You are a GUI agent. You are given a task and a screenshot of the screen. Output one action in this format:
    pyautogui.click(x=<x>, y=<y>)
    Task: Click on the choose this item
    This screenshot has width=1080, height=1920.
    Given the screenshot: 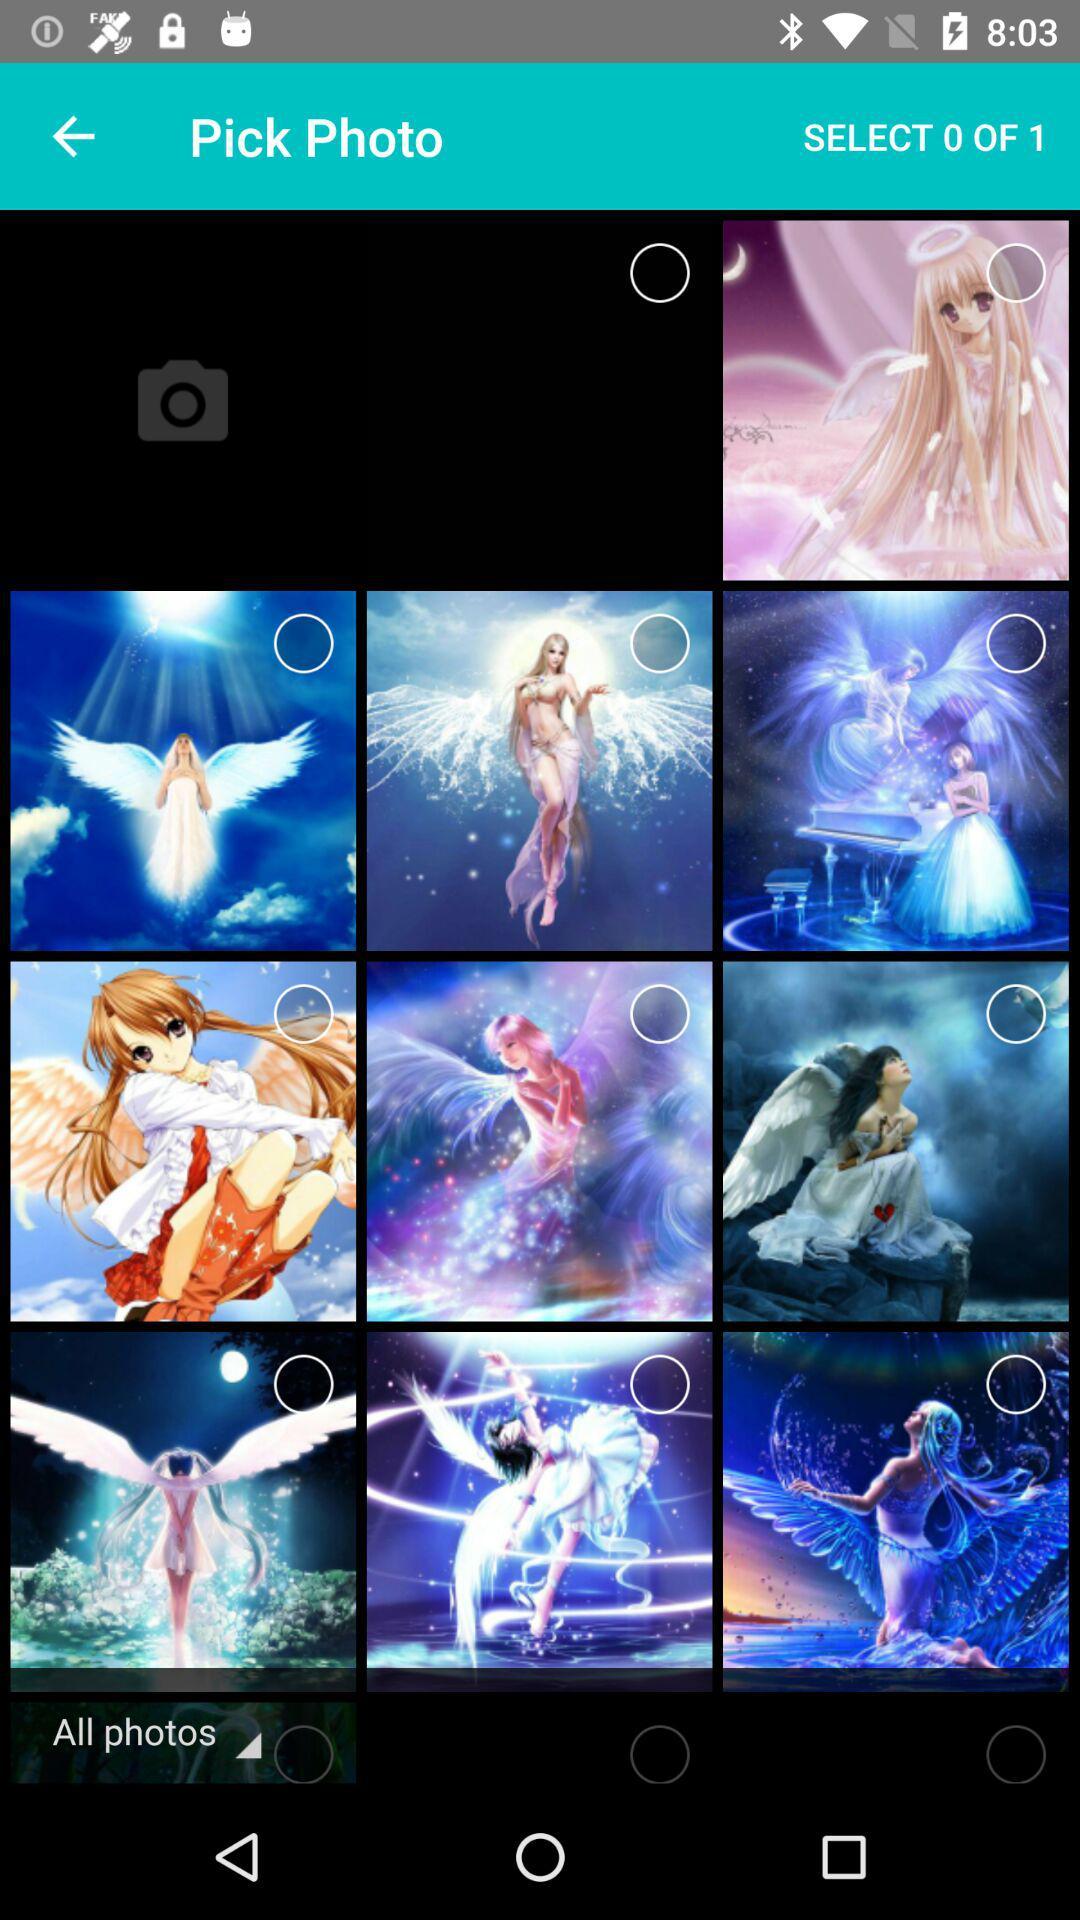 What is the action you would take?
    pyautogui.click(x=659, y=1747)
    